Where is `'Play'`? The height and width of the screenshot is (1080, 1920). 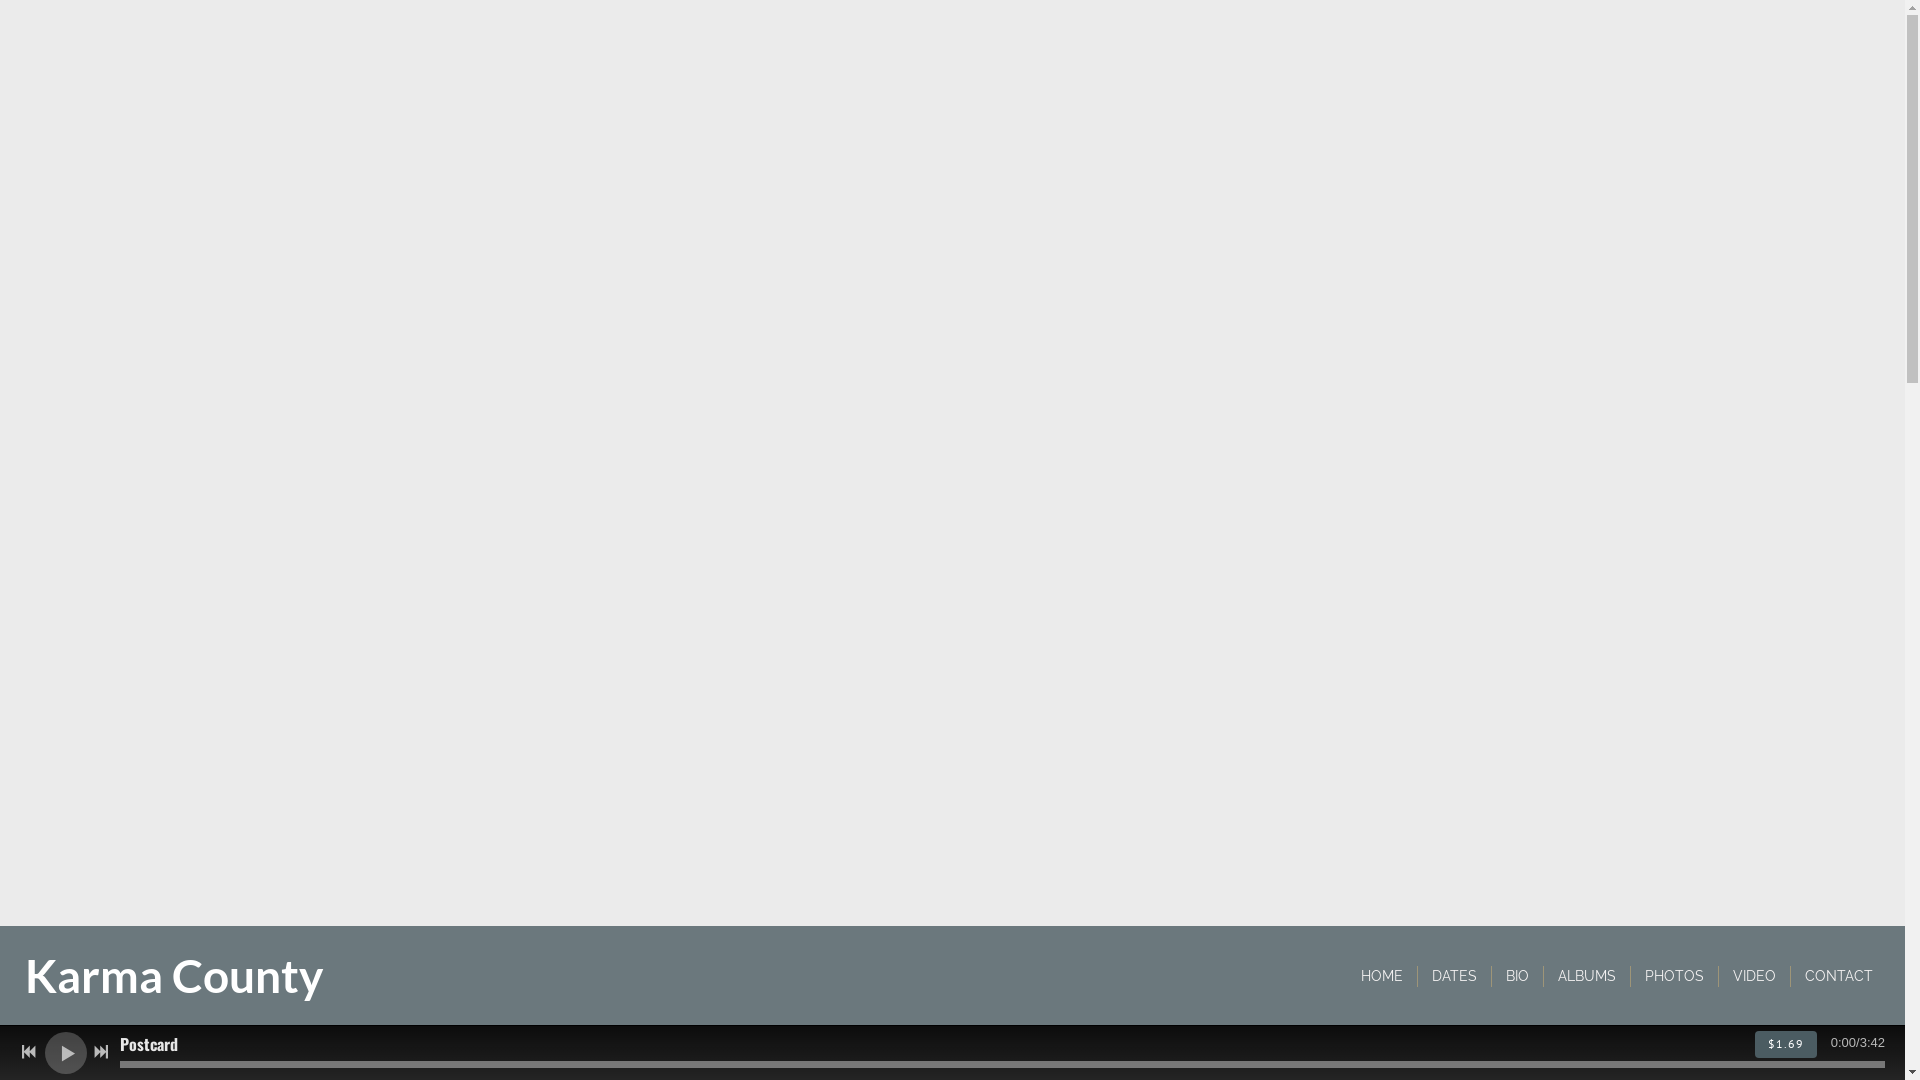 'Play' is located at coordinates (65, 1051).